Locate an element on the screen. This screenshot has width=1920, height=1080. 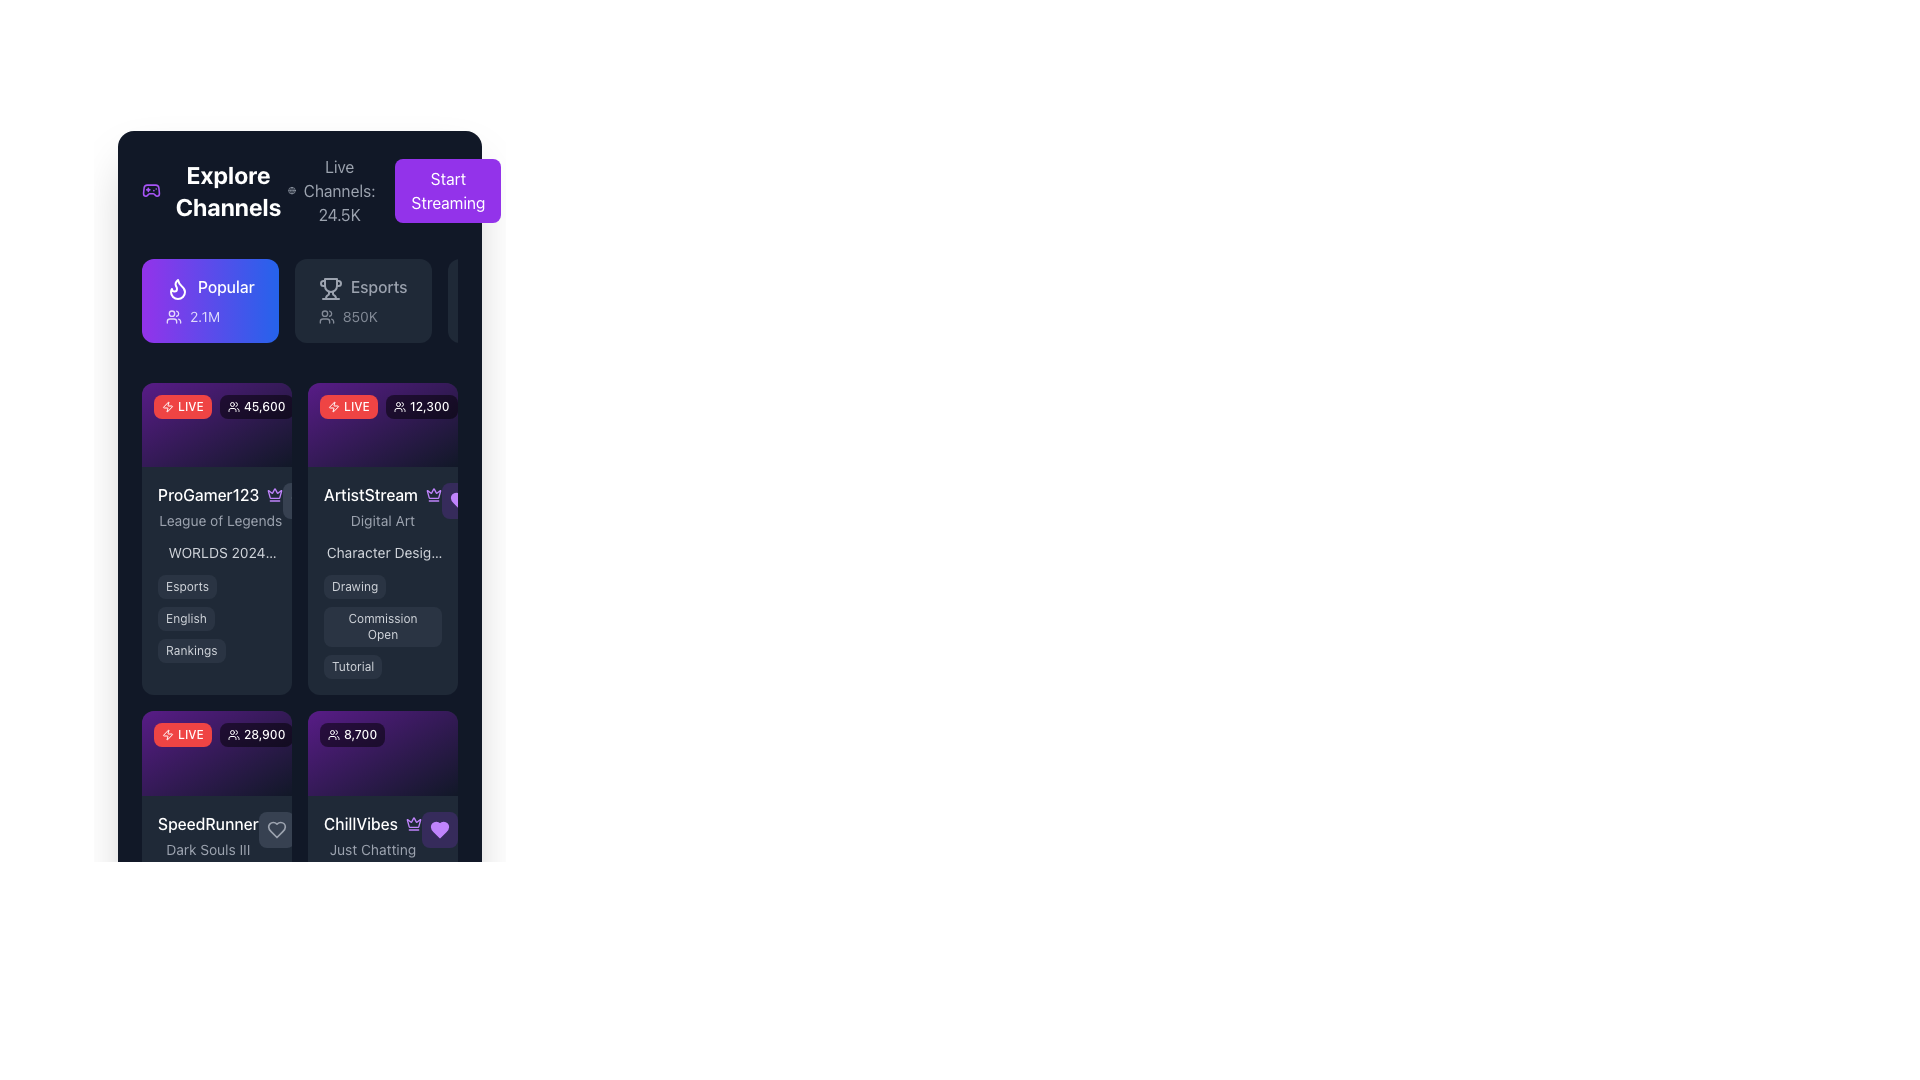
the crown icon with sharp edges in a purple color scheme located near the 'ArtistStream' channel card is located at coordinates (432, 493).